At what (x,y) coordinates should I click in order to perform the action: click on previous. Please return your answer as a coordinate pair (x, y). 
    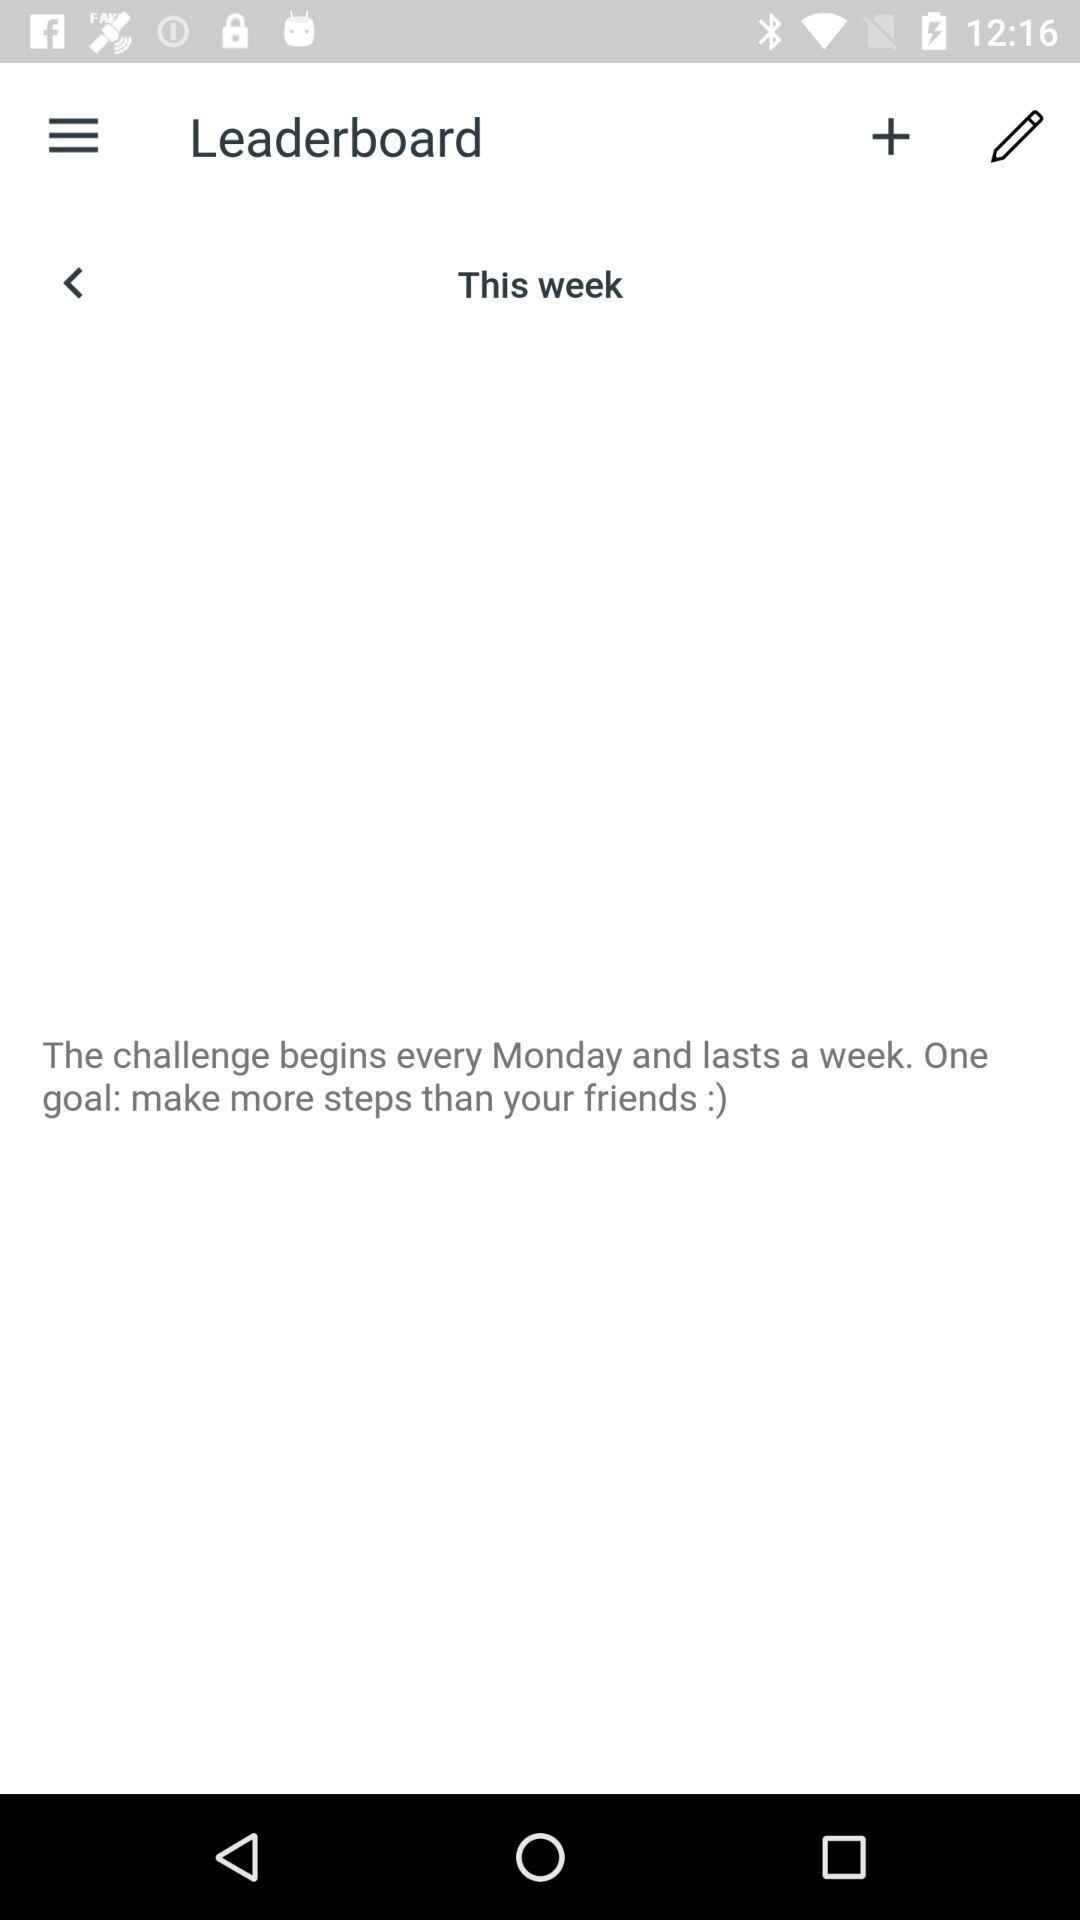
    Looking at the image, I should click on (72, 282).